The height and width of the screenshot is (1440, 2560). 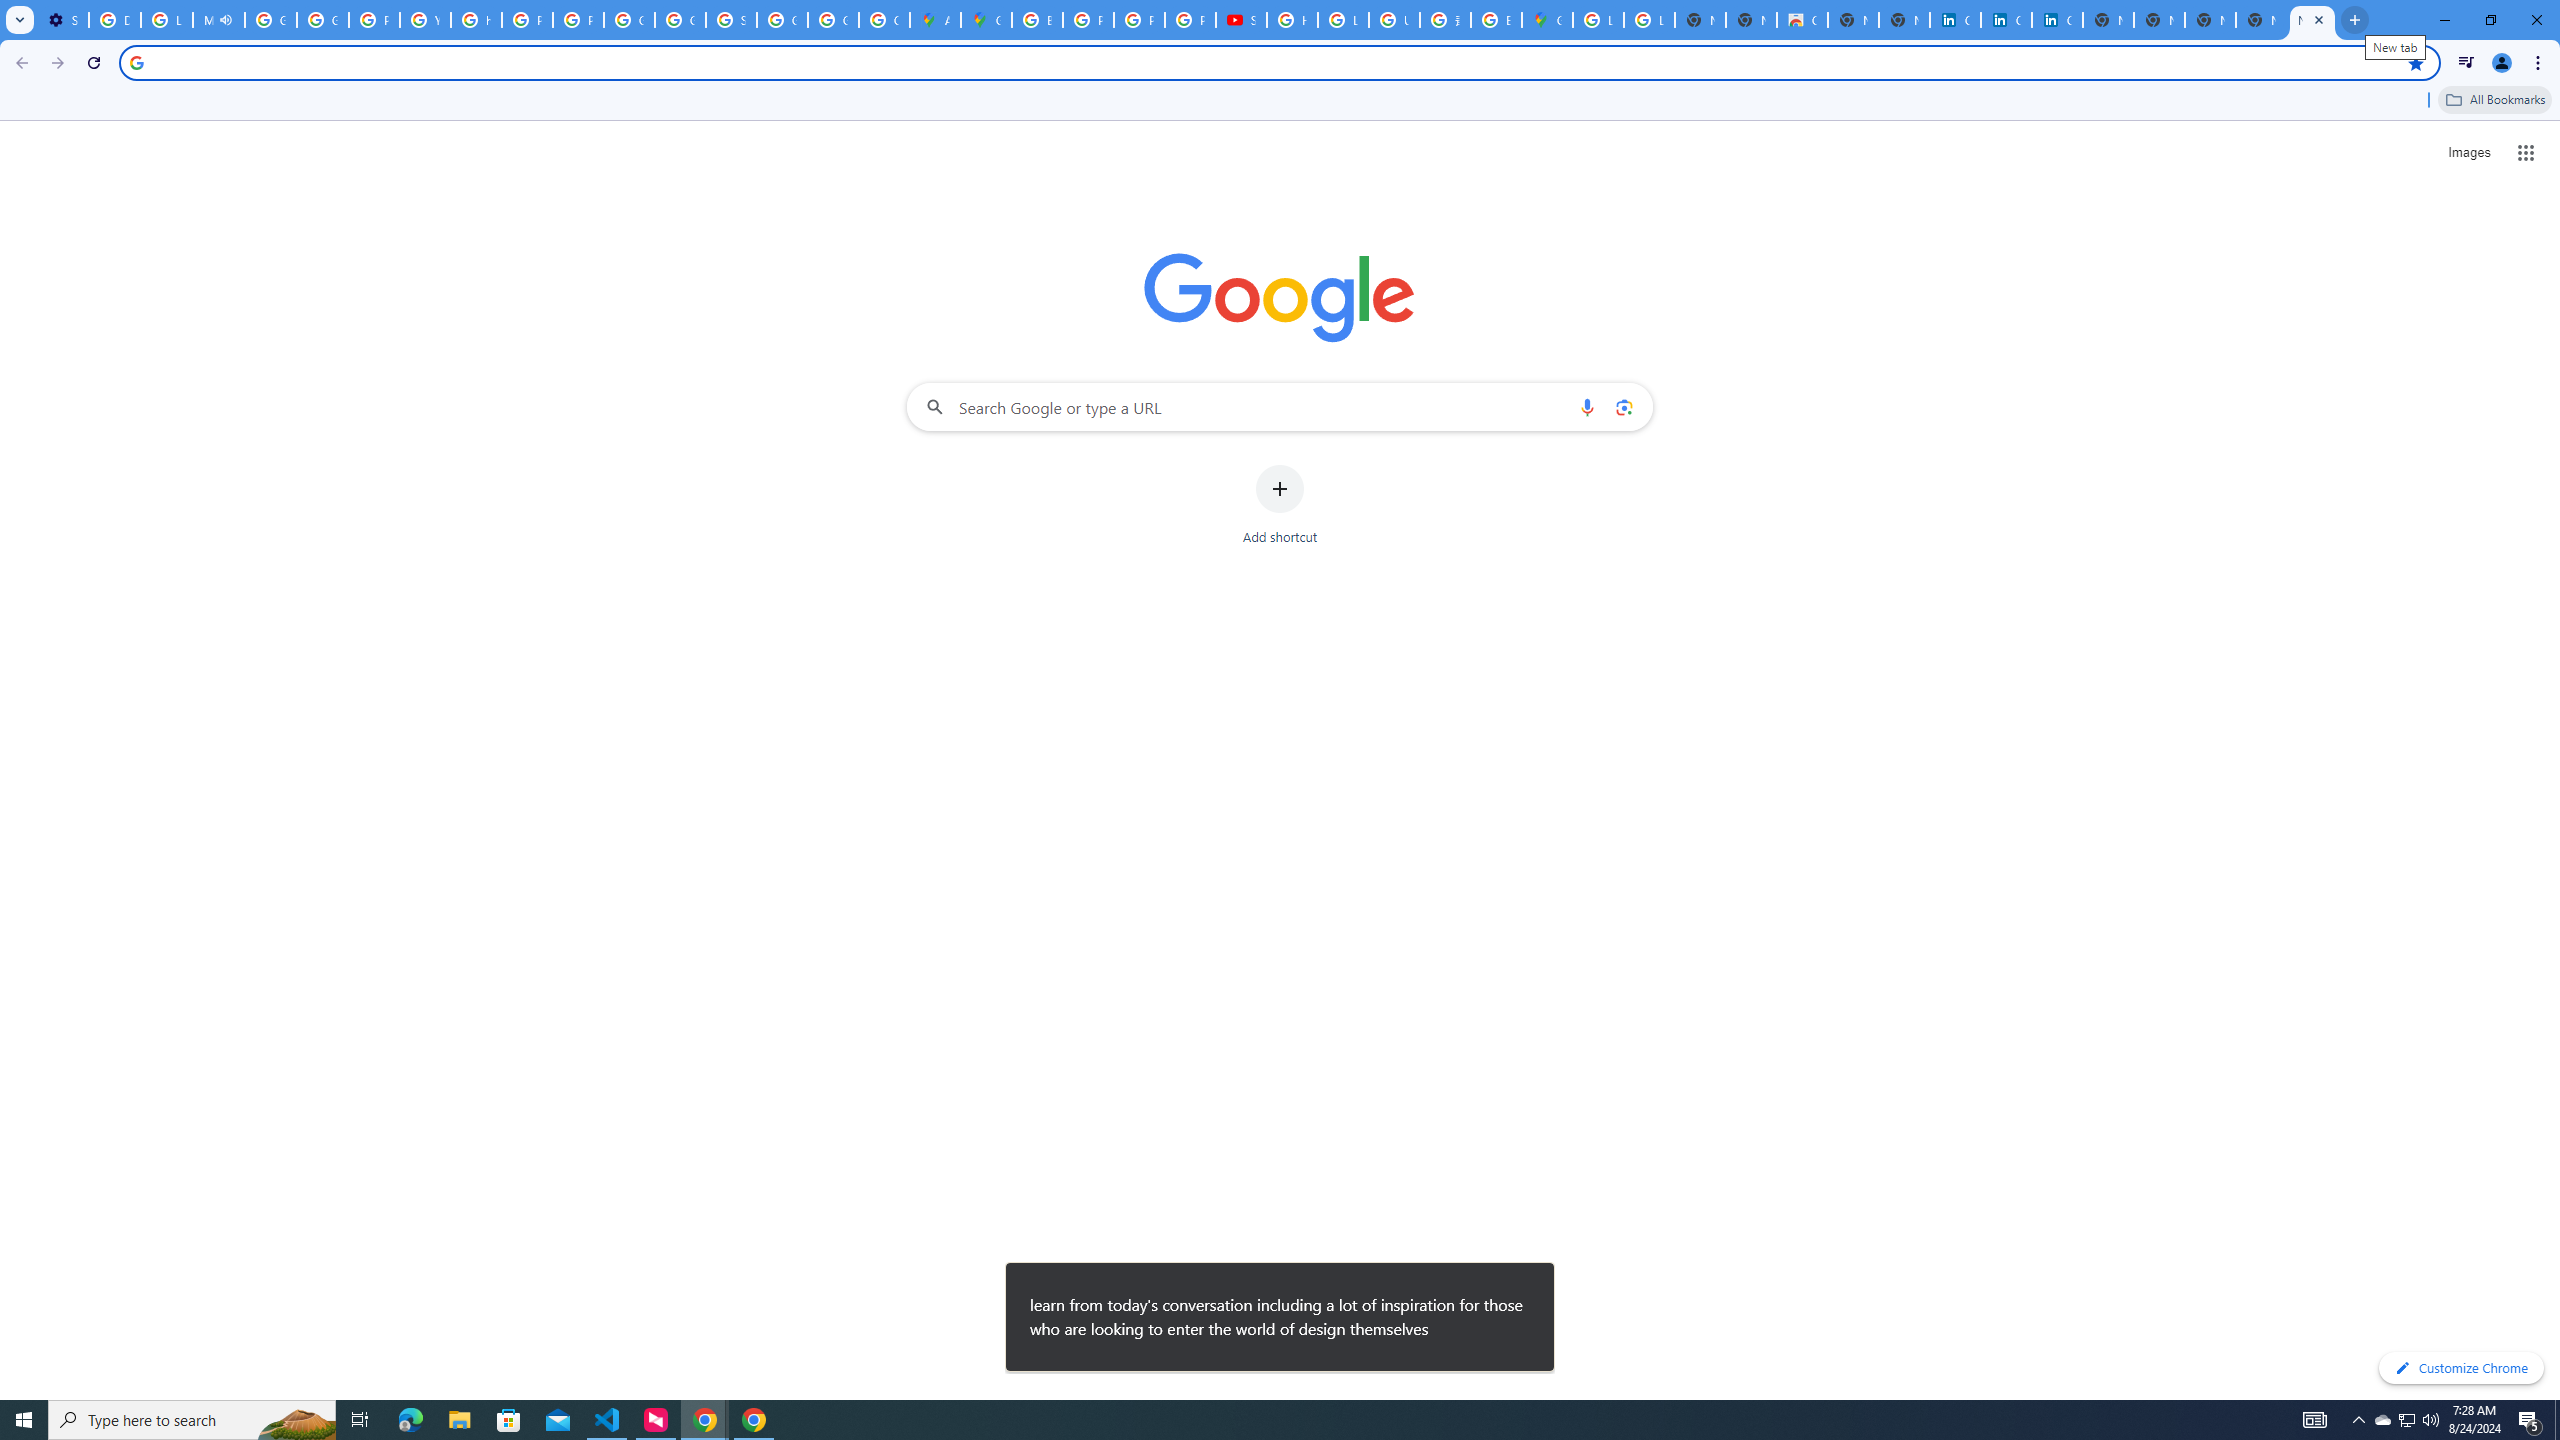 What do you see at coordinates (1038, 19) in the screenshot?
I see `'Blogger Policies and Guidelines - Transparency Center'` at bounding box center [1038, 19].